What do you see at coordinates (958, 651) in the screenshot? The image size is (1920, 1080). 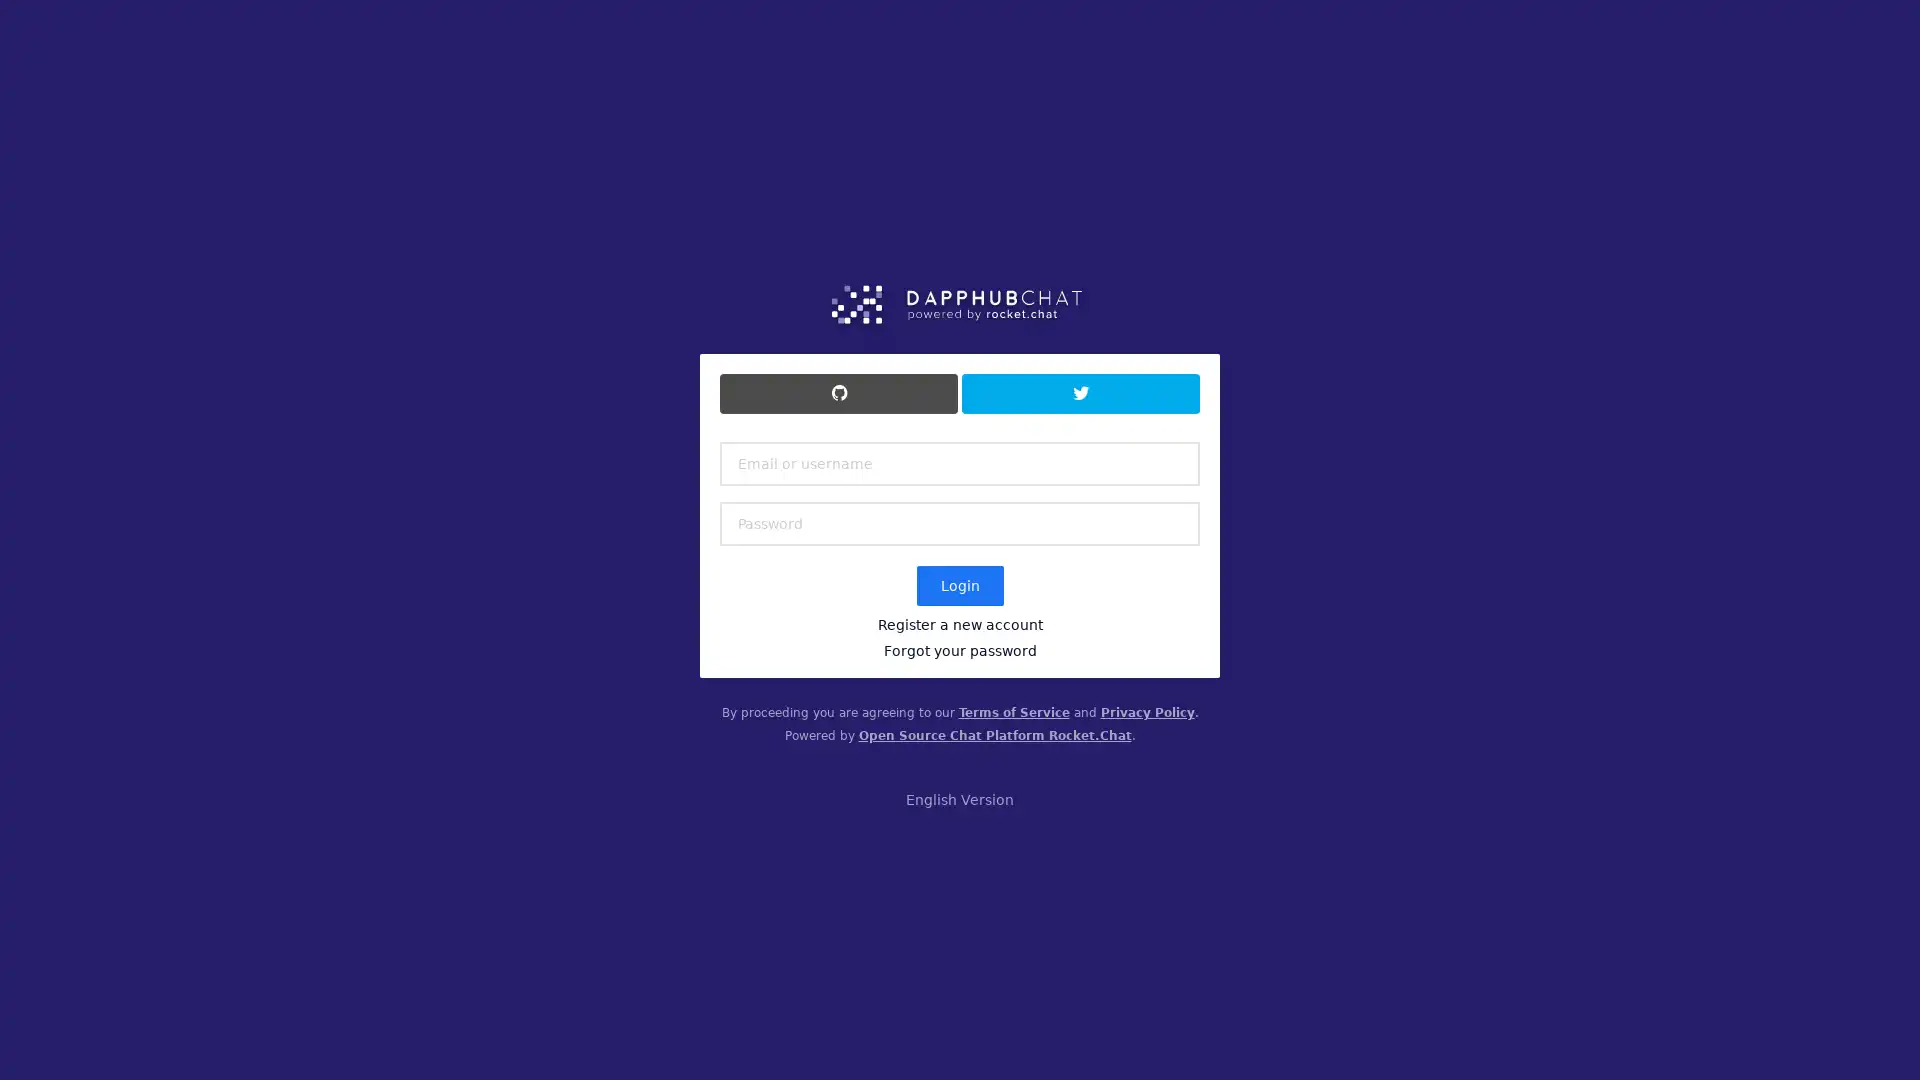 I see `Forgot your password` at bounding box center [958, 651].